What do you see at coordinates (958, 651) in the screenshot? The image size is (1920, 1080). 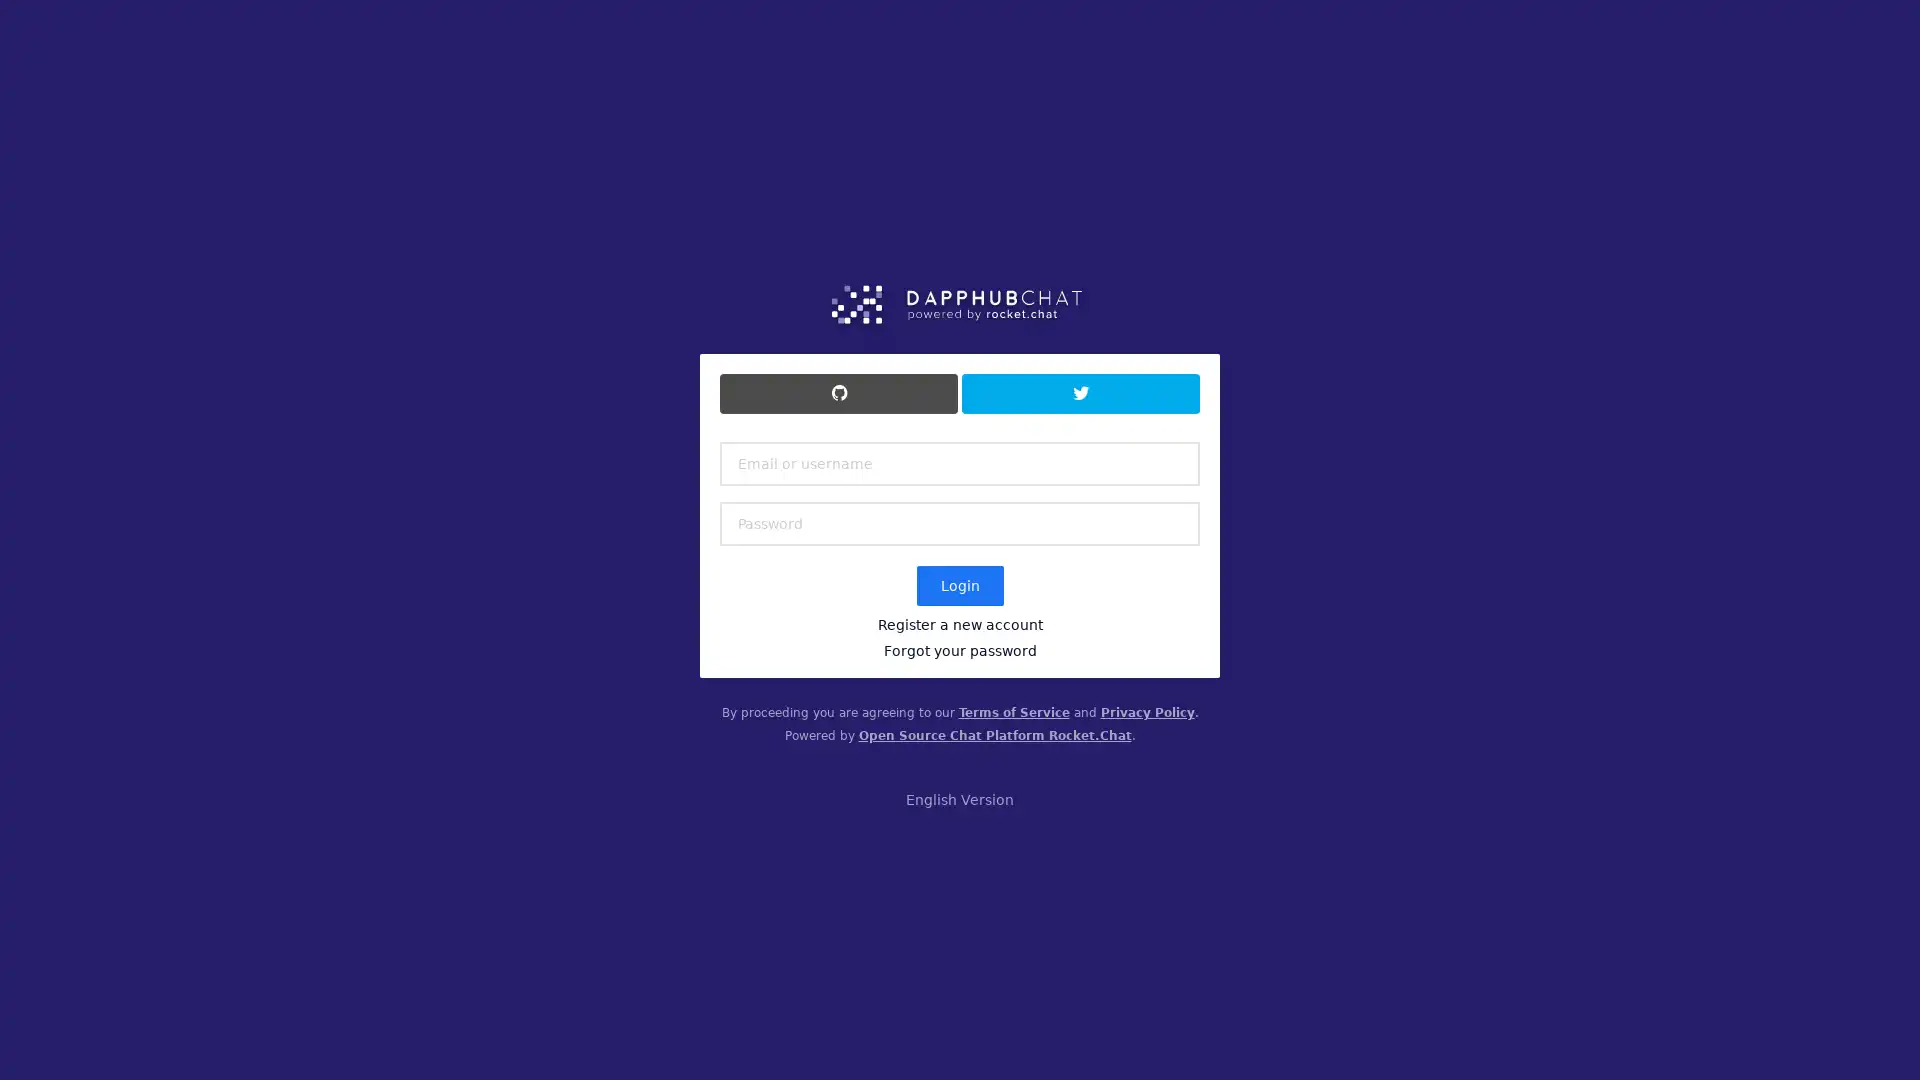 I see `Forgot your password` at bounding box center [958, 651].